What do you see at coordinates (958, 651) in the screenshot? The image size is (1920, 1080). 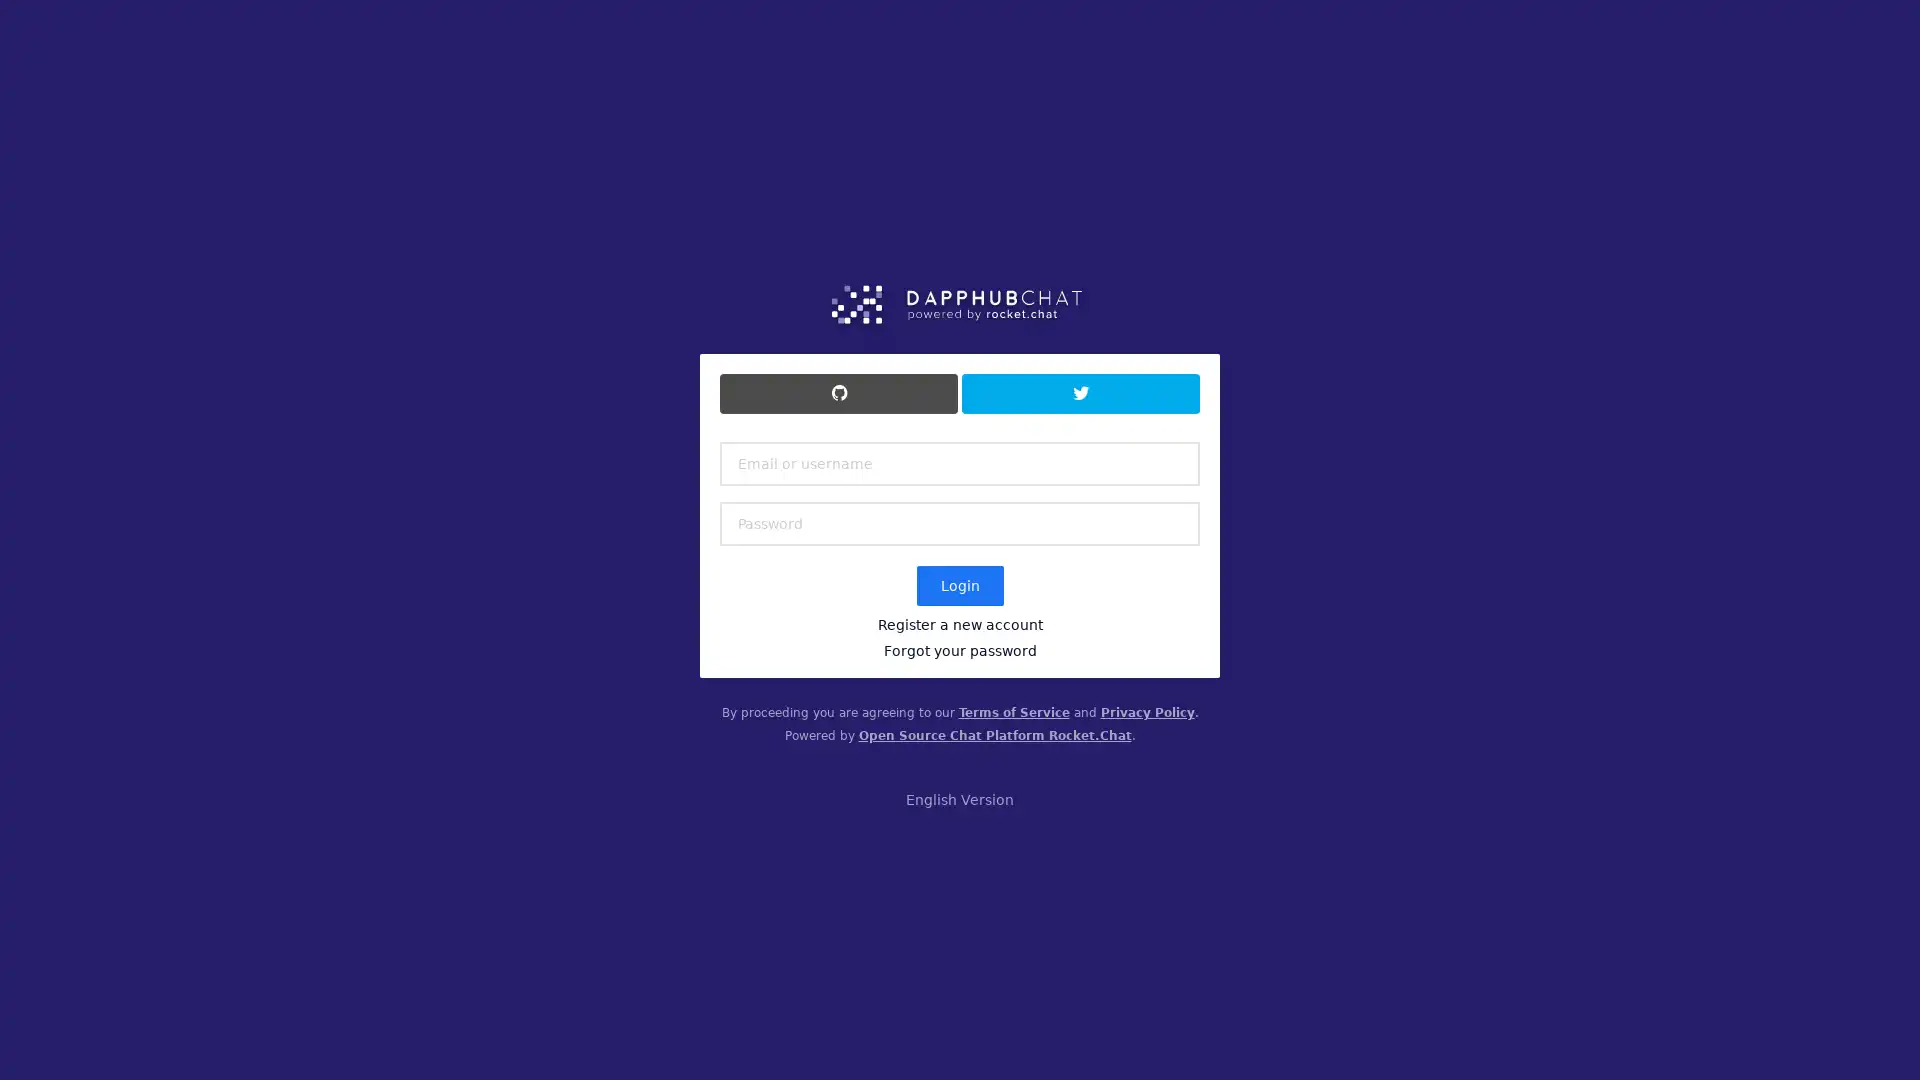 I see `Forgot your password` at bounding box center [958, 651].